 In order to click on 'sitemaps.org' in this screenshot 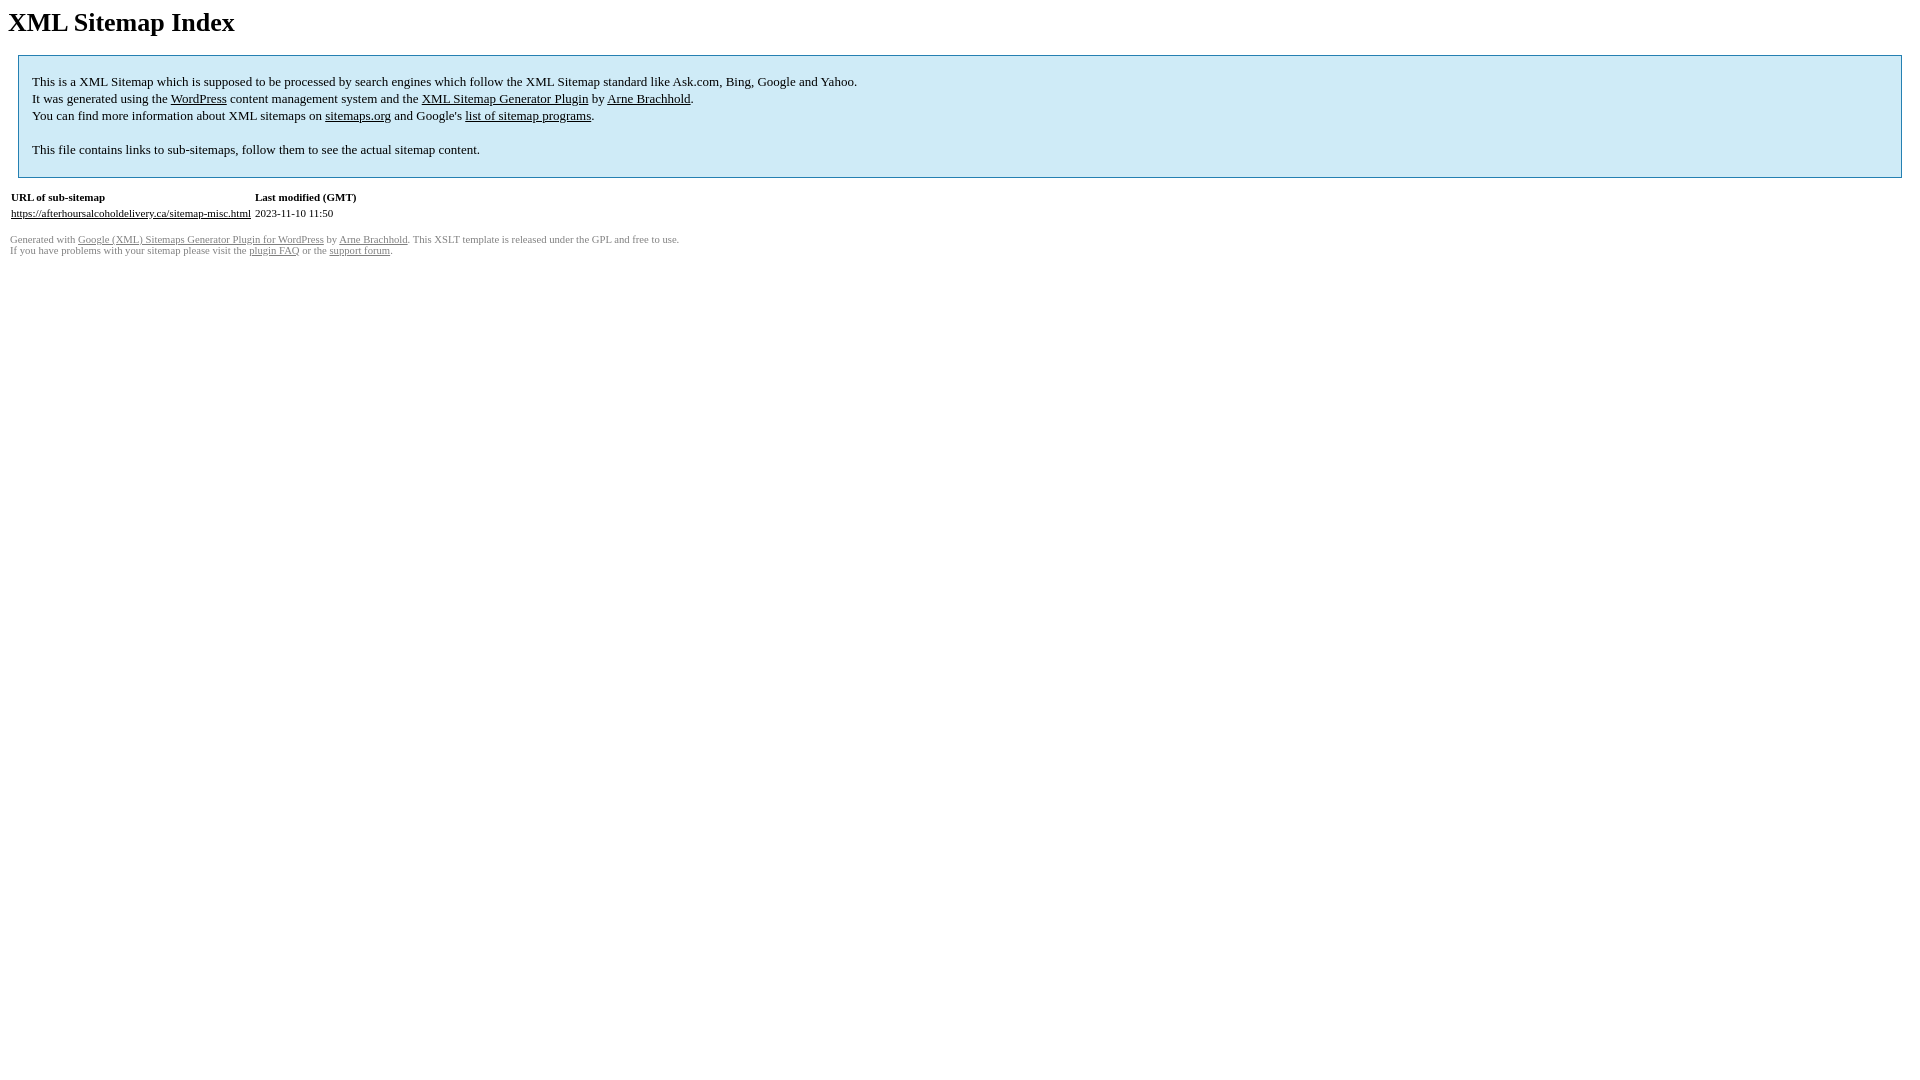, I will do `click(358, 115)`.